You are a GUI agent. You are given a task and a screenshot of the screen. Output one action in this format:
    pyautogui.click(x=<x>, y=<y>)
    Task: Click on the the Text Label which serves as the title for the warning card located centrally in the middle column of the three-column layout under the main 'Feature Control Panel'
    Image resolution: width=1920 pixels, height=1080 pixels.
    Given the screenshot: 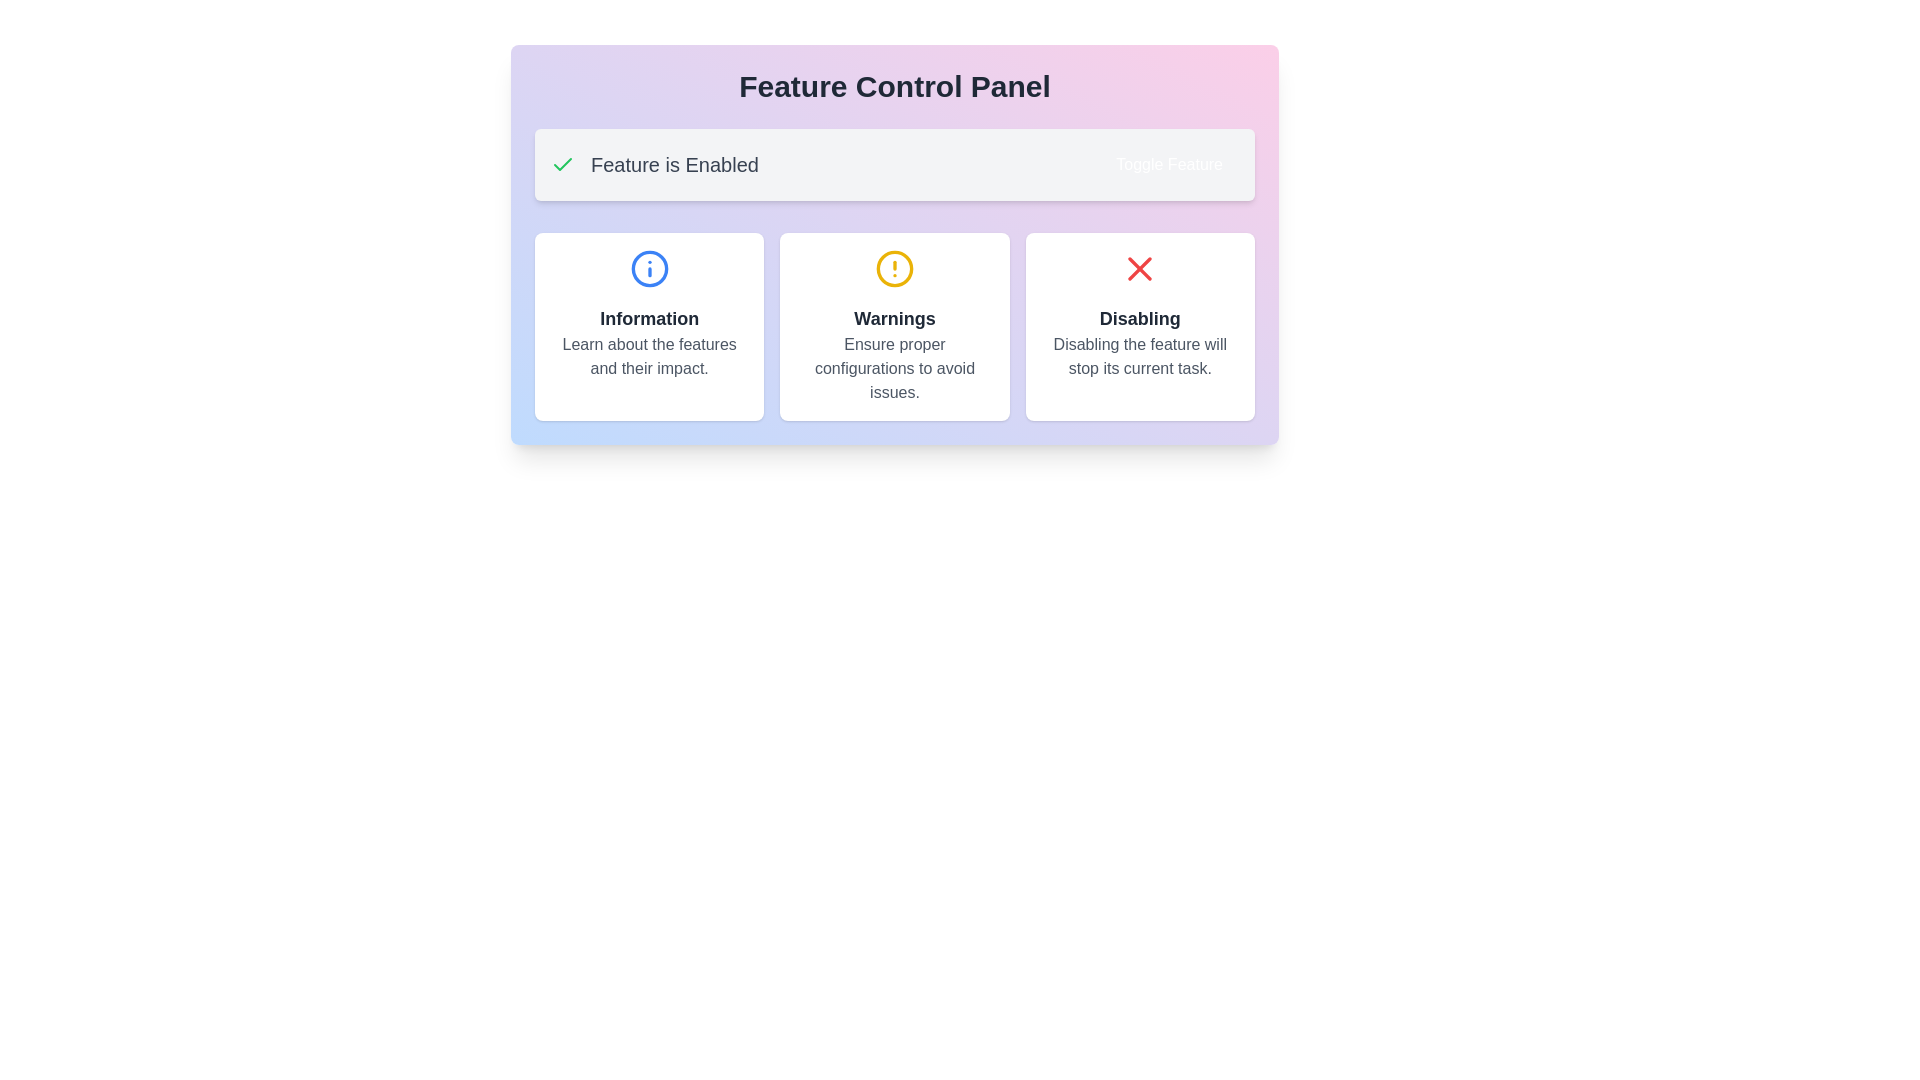 What is the action you would take?
    pyautogui.click(x=893, y=318)
    